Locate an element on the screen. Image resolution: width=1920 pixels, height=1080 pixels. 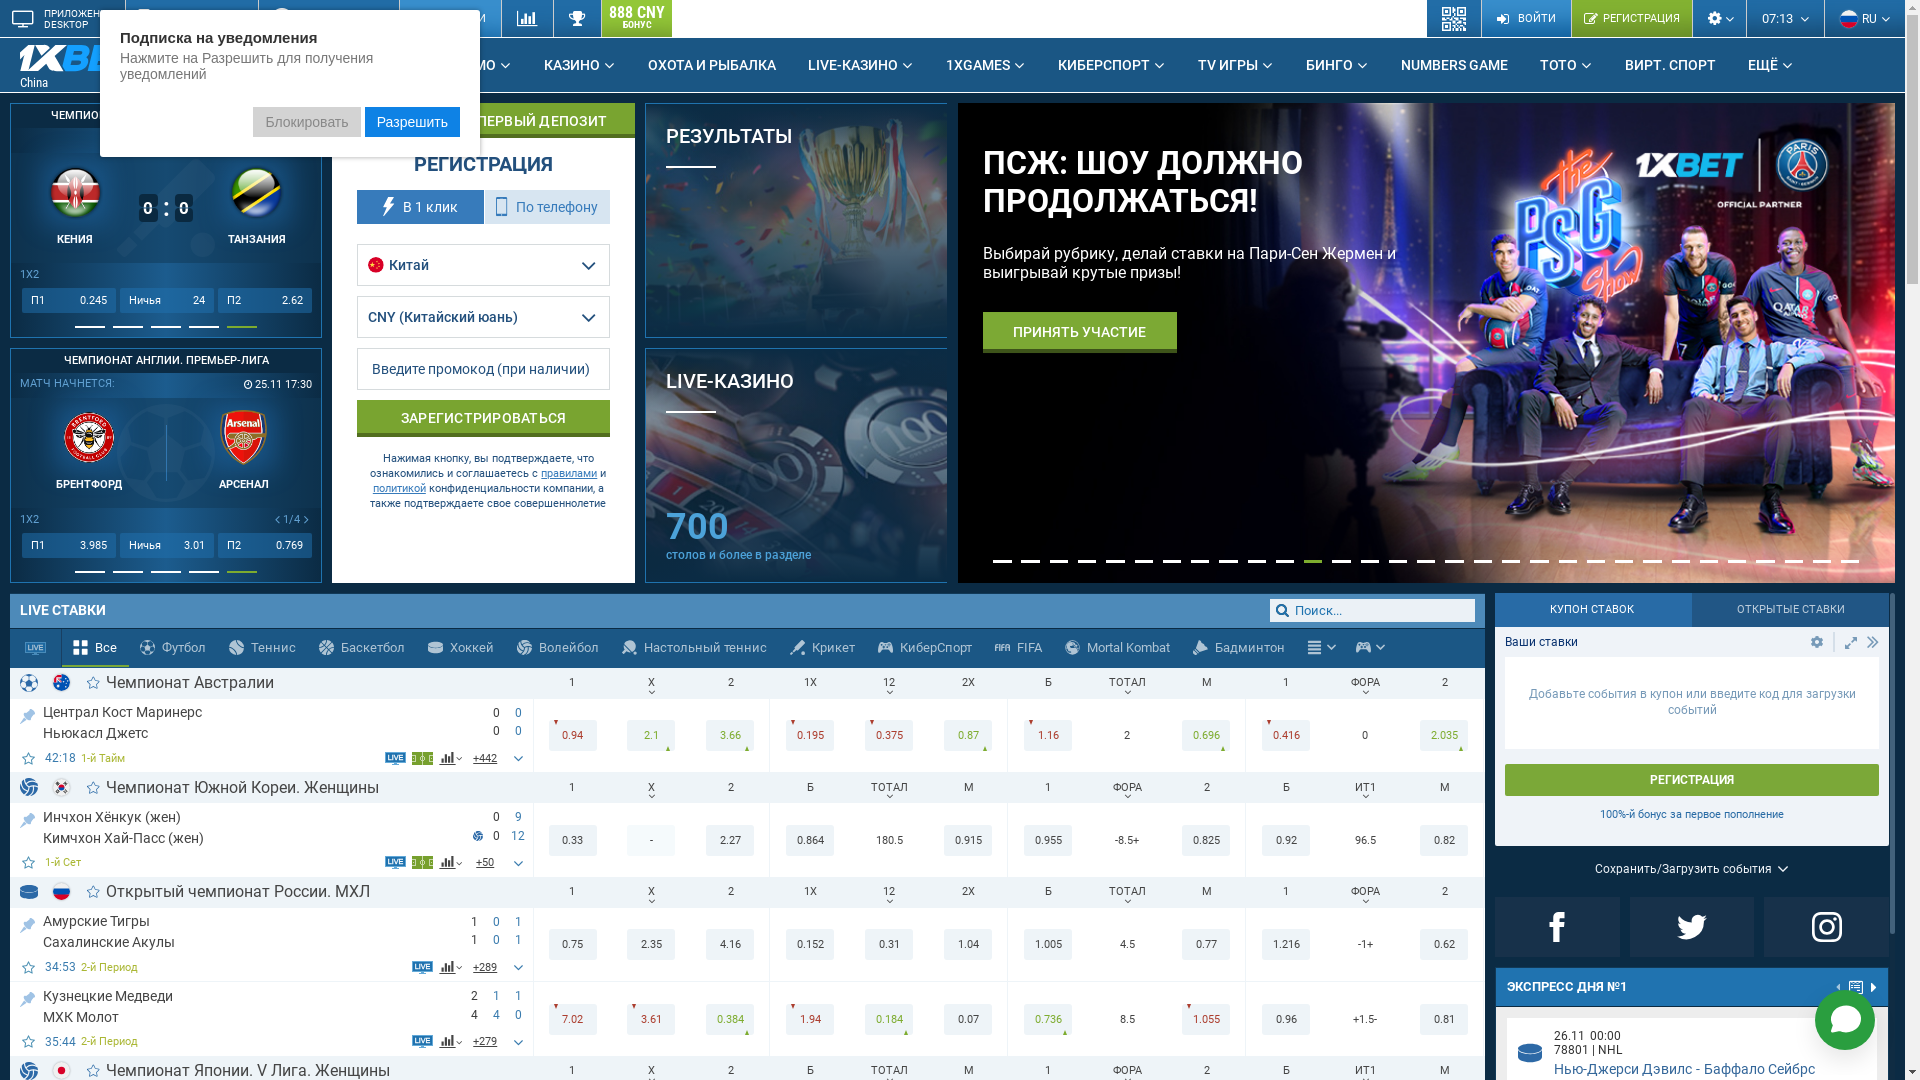
'NUMBERS GAME' is located at coordinates (1454, 64).